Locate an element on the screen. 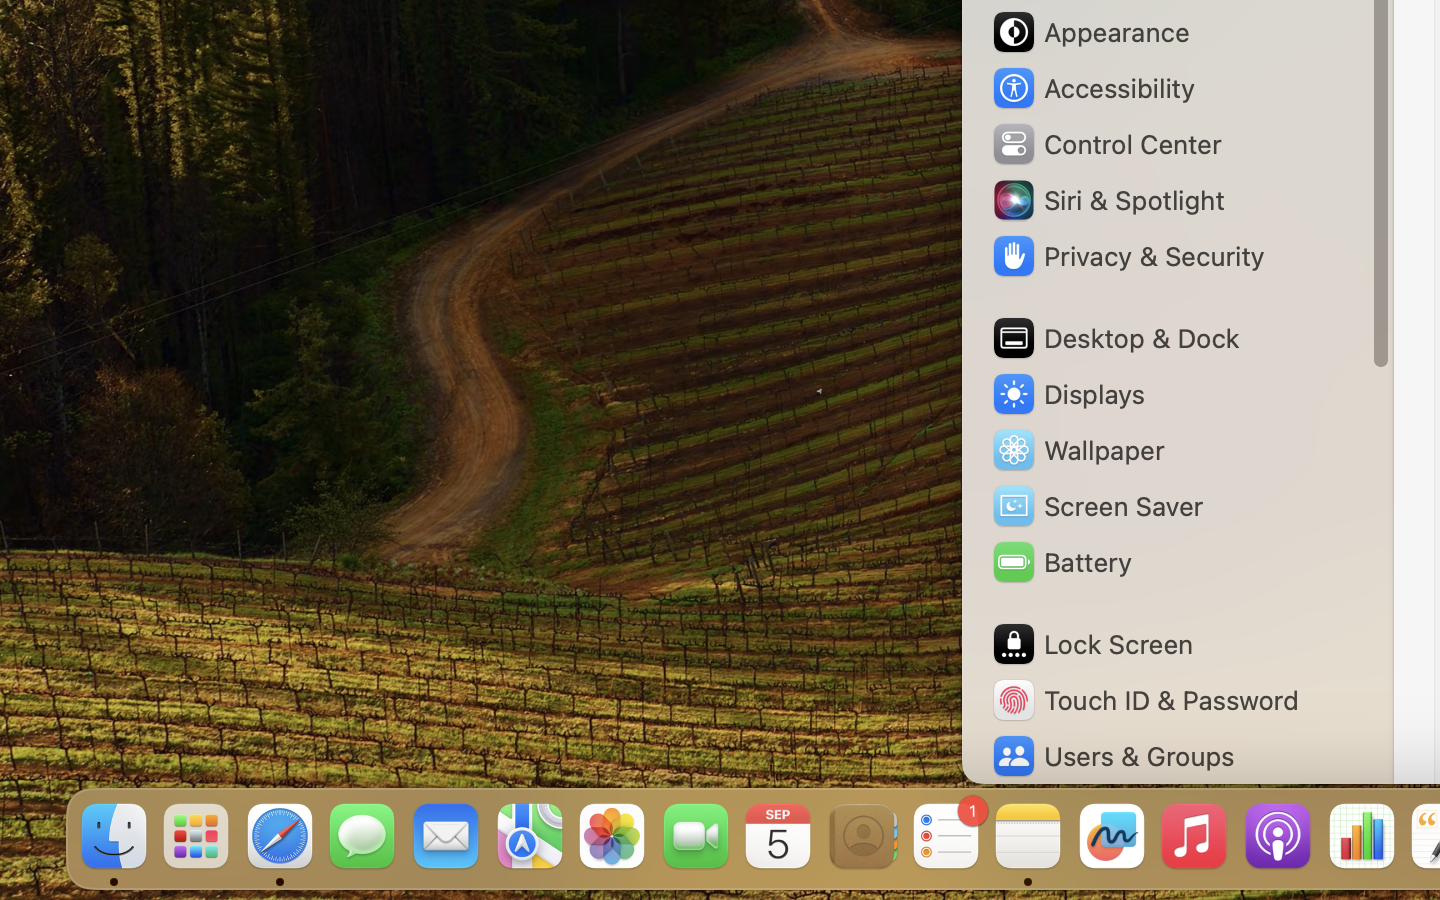 The image size is (1440, 900). 'Control Center' is located at coordinates (1105, 144).